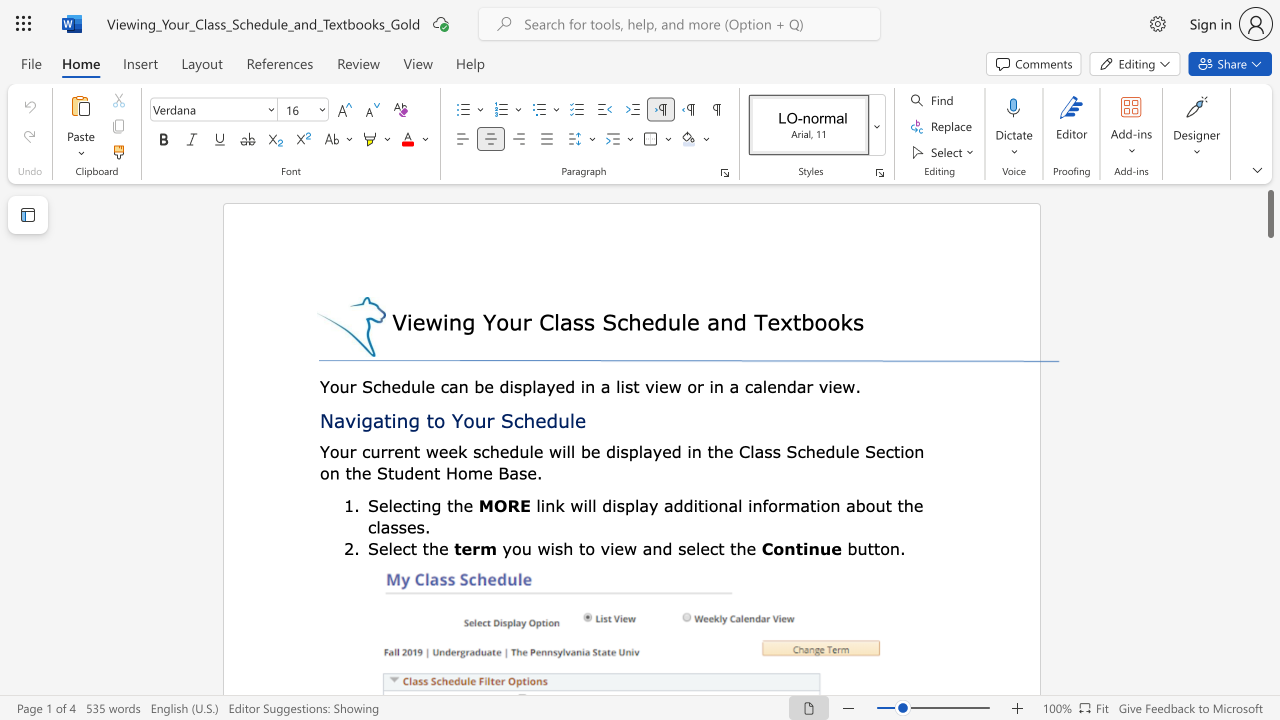  What do you see at coordinates (1269, 498) in the screenshot?
I see `the scrollbar to scroll the page down` at bounding box center [1269, 498].